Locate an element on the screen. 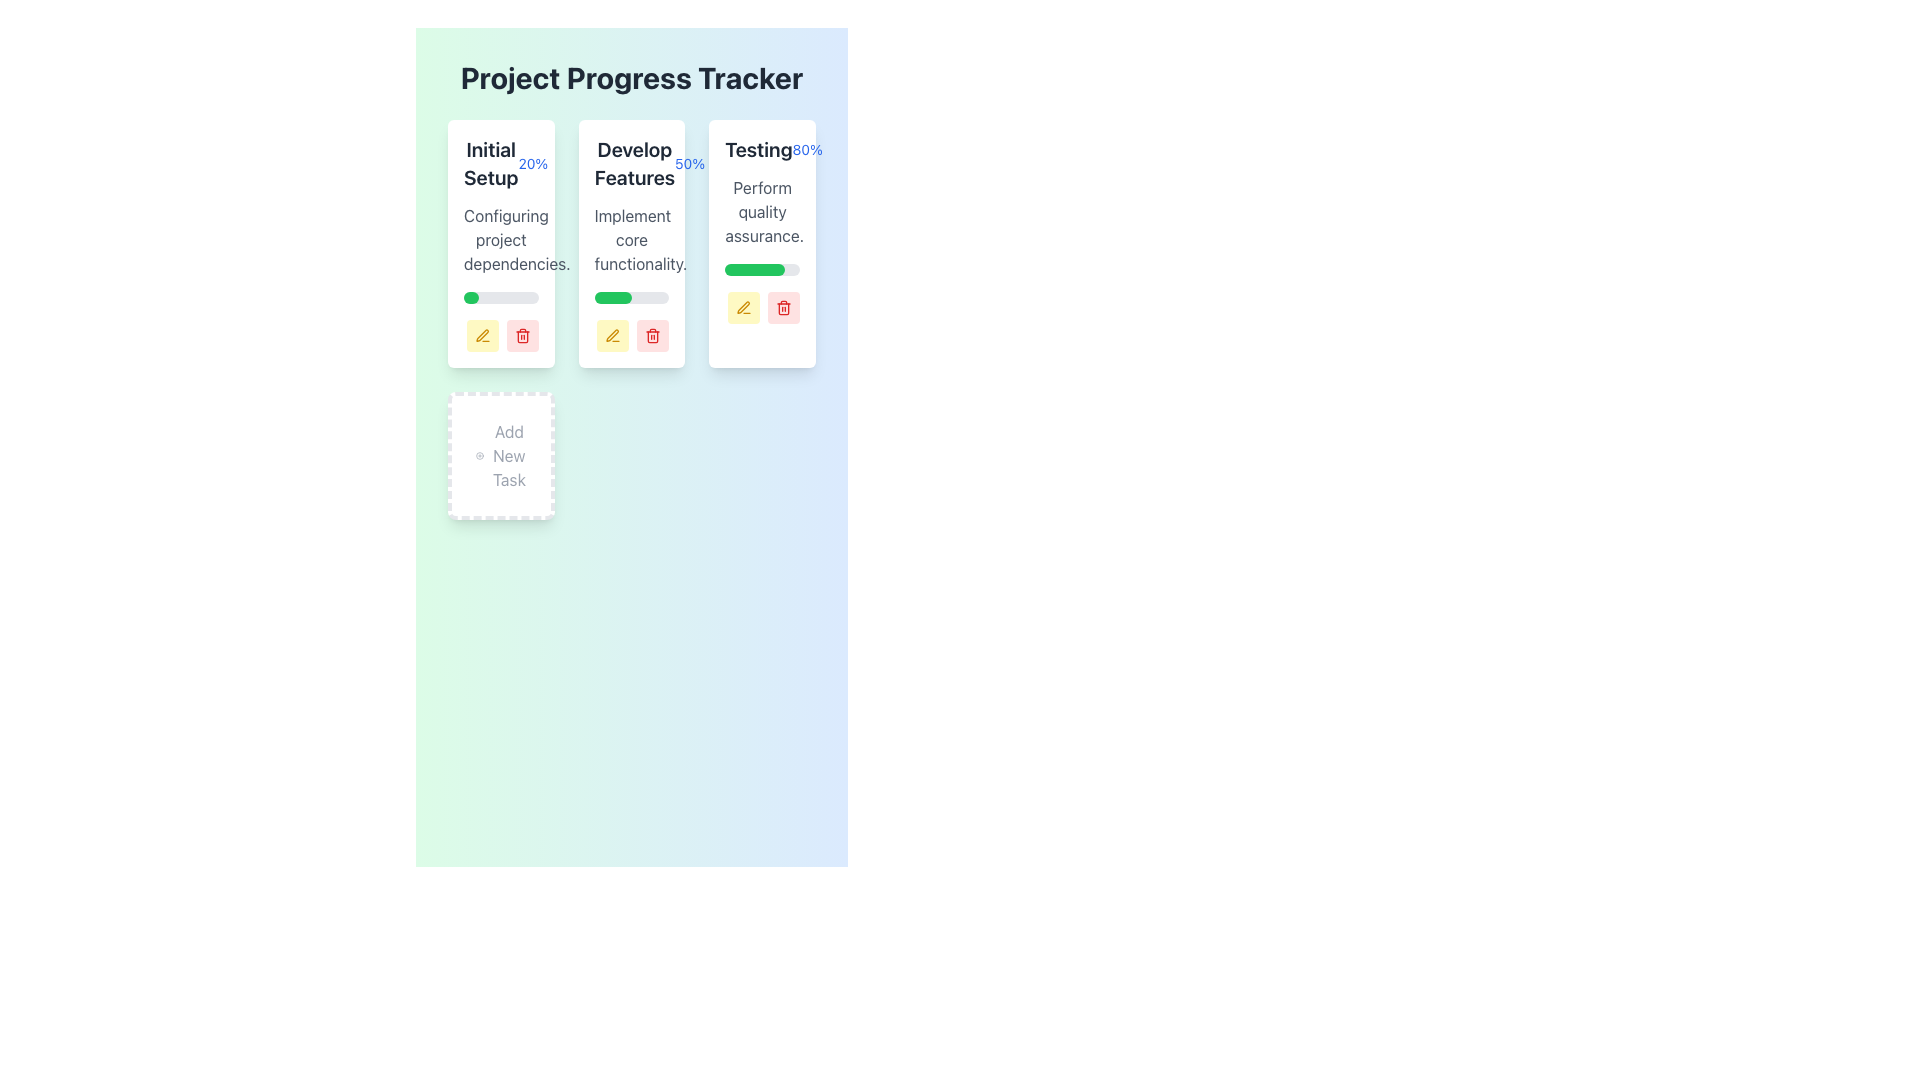 The width and height of the screenshot is (1920, 1080). the red button with a trash icon is located at coordinates (761, 308).